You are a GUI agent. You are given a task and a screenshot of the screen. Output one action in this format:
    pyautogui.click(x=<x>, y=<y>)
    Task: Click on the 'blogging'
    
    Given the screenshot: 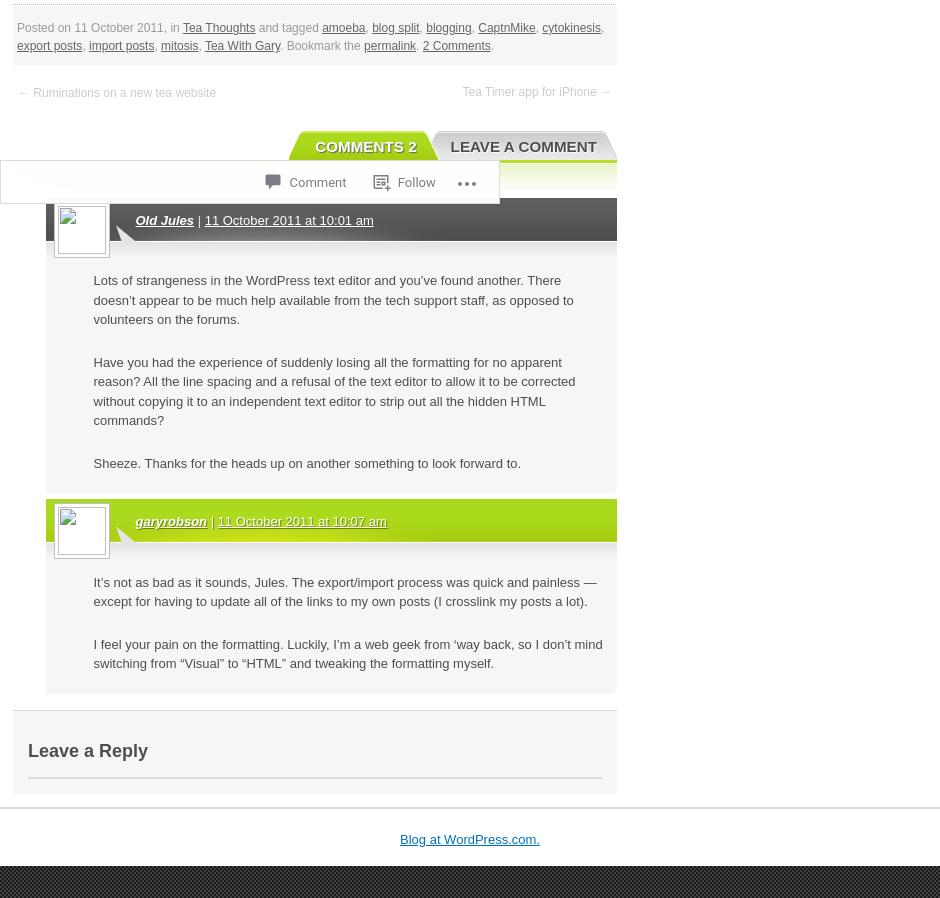 What is the action you would take?
    pyautogui.click(x=426, y=27)
    